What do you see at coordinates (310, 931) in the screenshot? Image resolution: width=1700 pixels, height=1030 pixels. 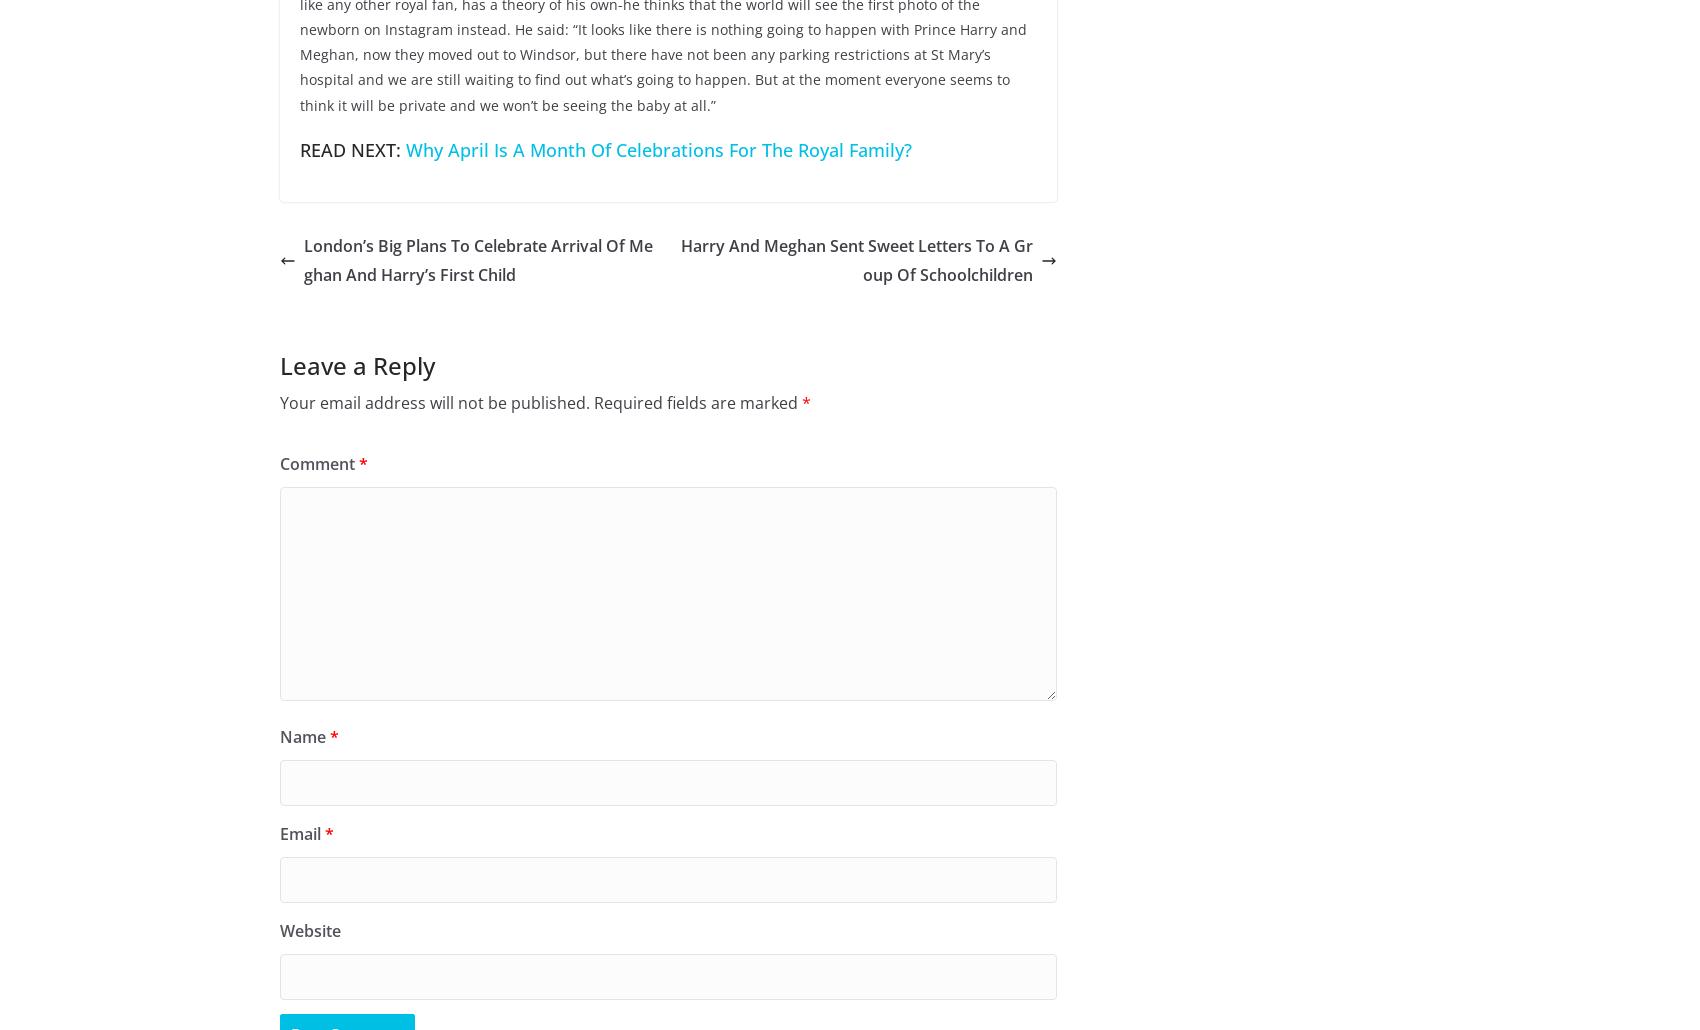 I see `'Website'` at bounding box center [310, 931].